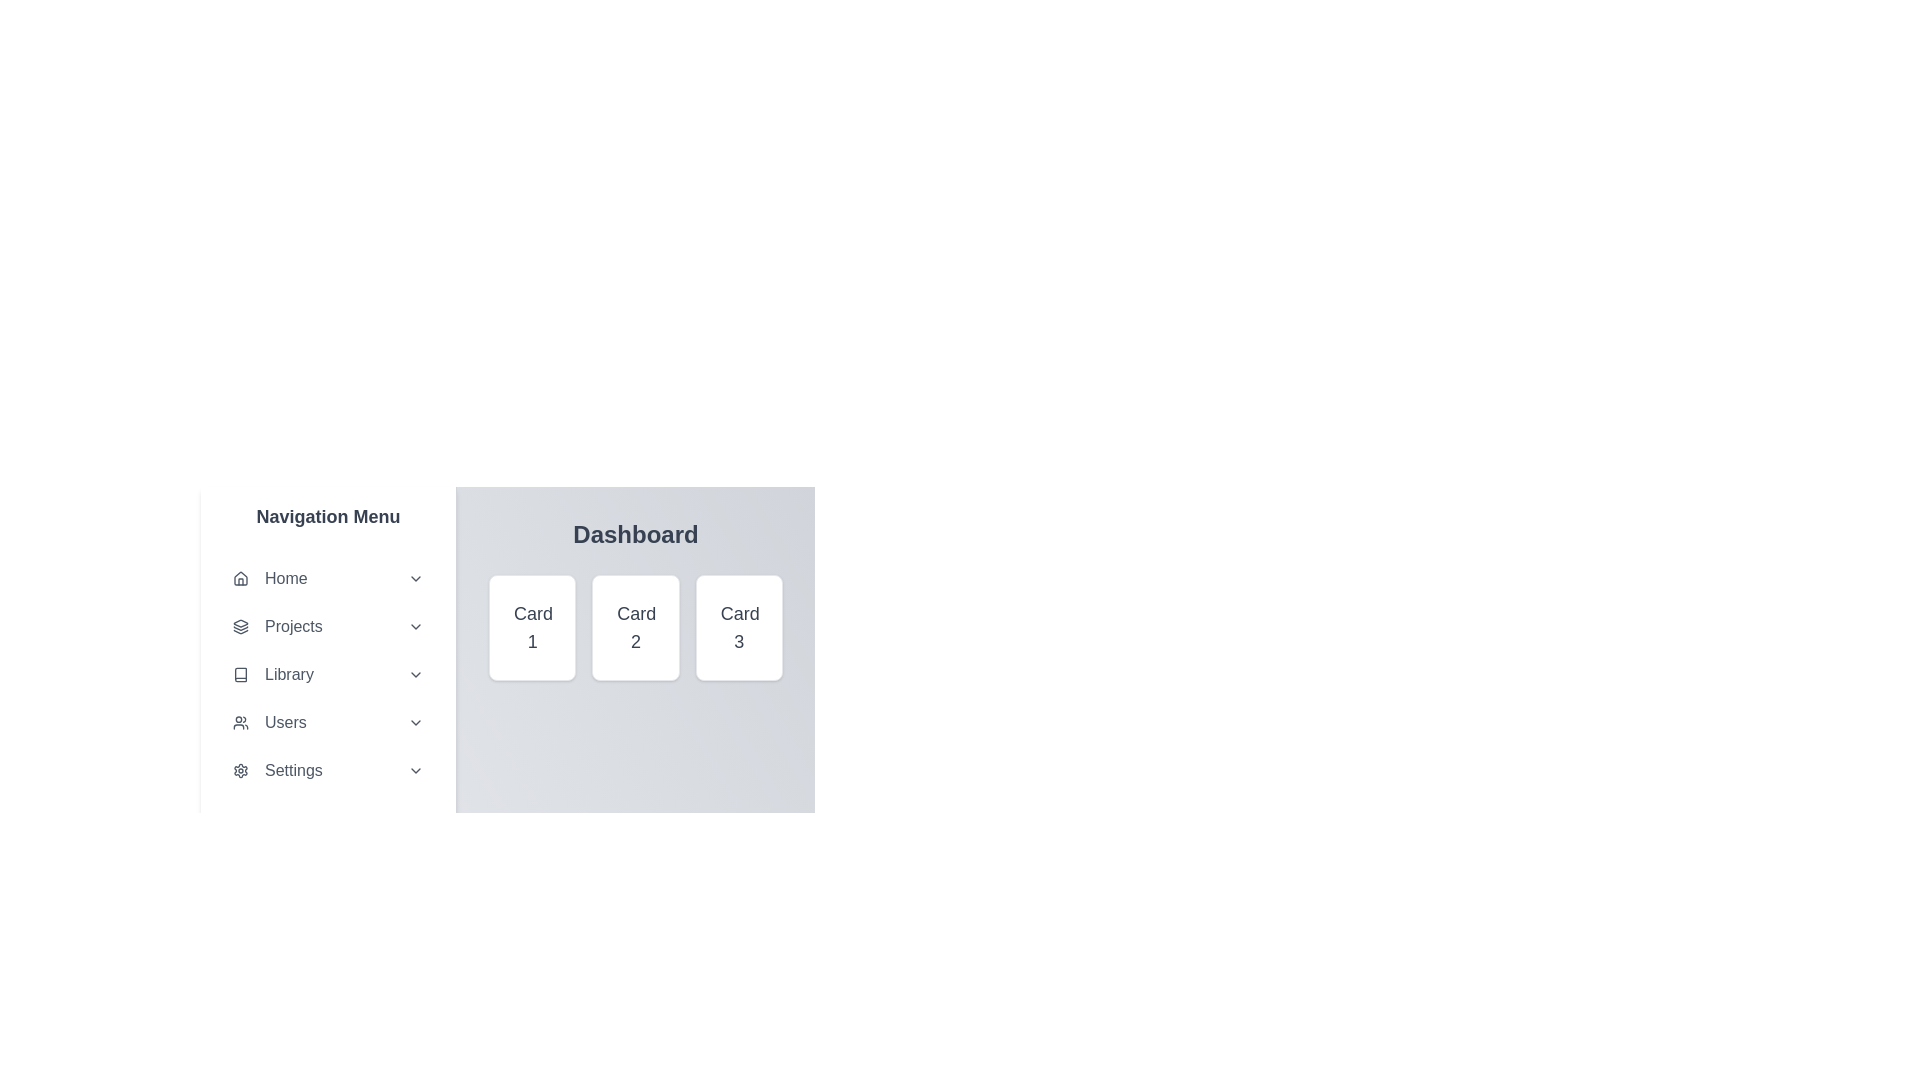 Image resolution: width=1920 pixels, height=1080 pixels. I want to click on the downward-pointing chevron icon located to the right of the 'Home' navigation entry, so click(415, 578).